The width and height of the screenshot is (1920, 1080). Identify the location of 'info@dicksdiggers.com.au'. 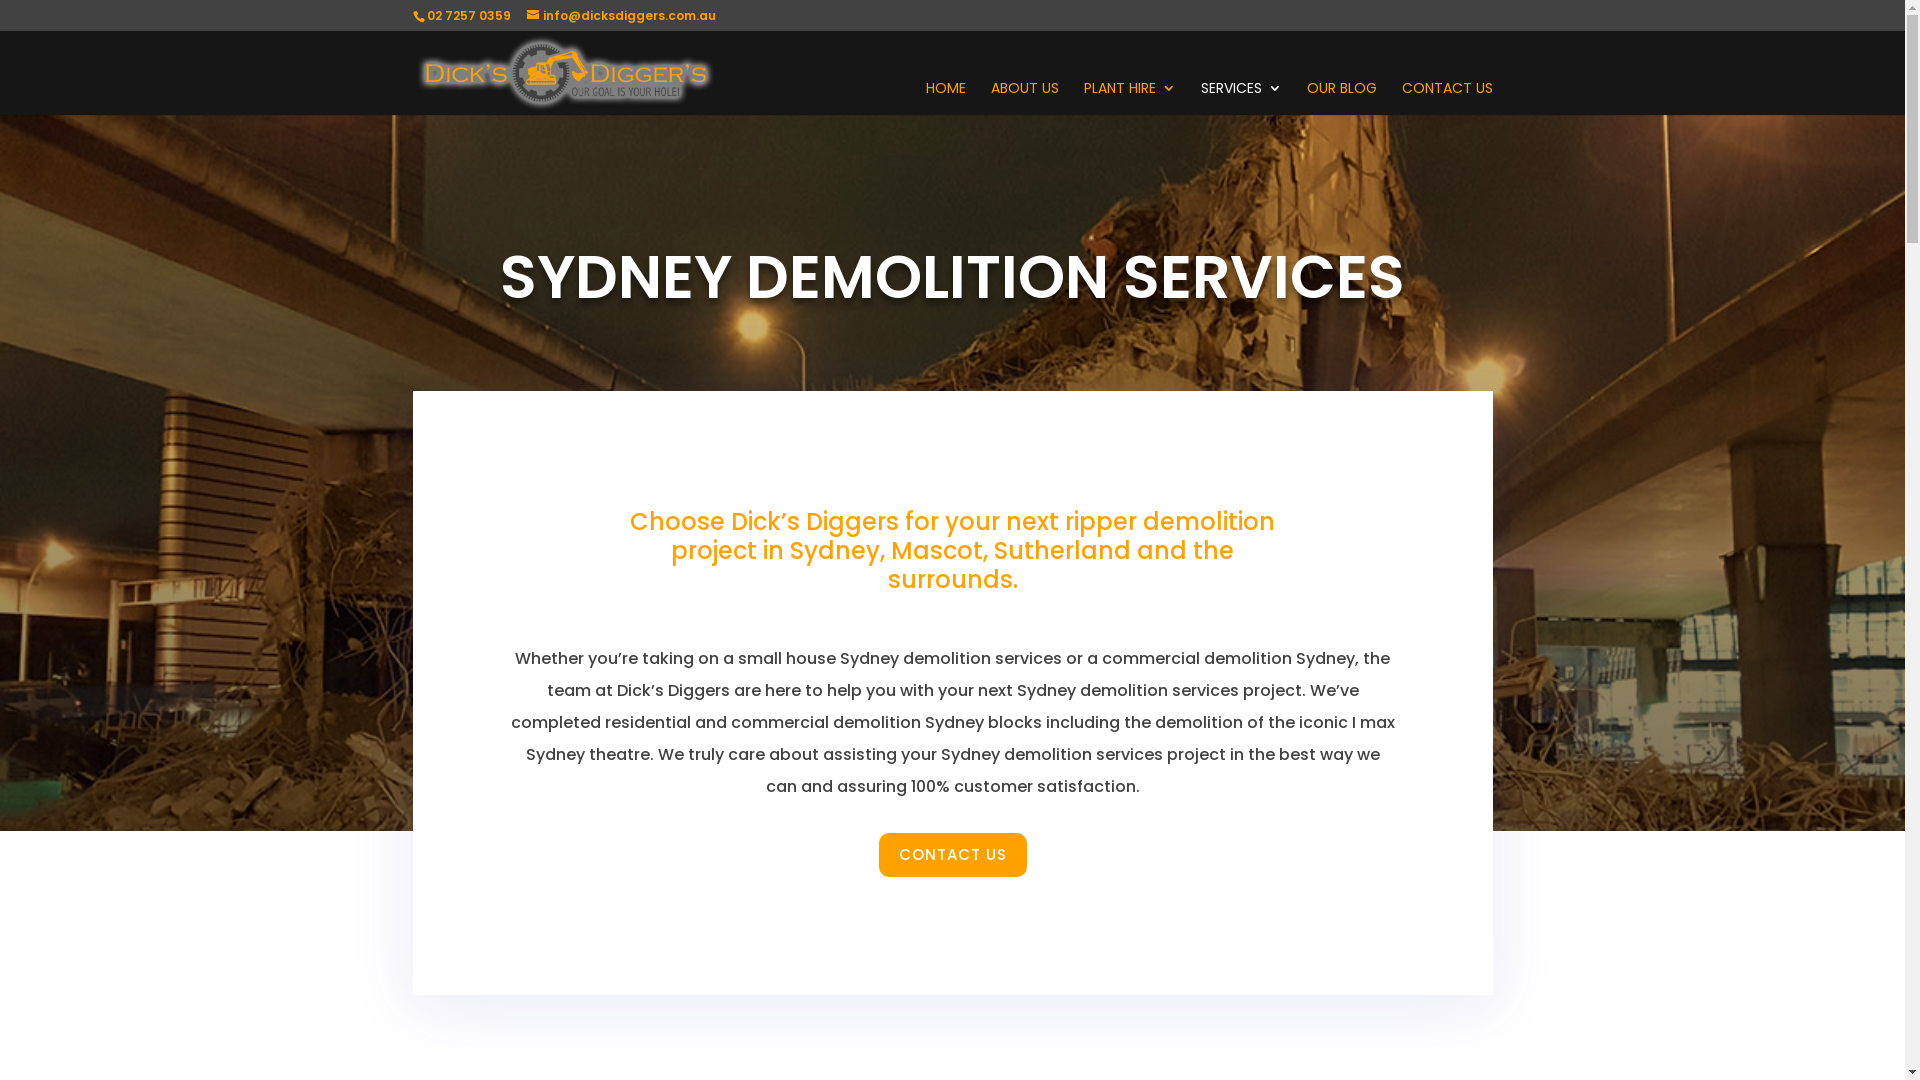
(619, 15).